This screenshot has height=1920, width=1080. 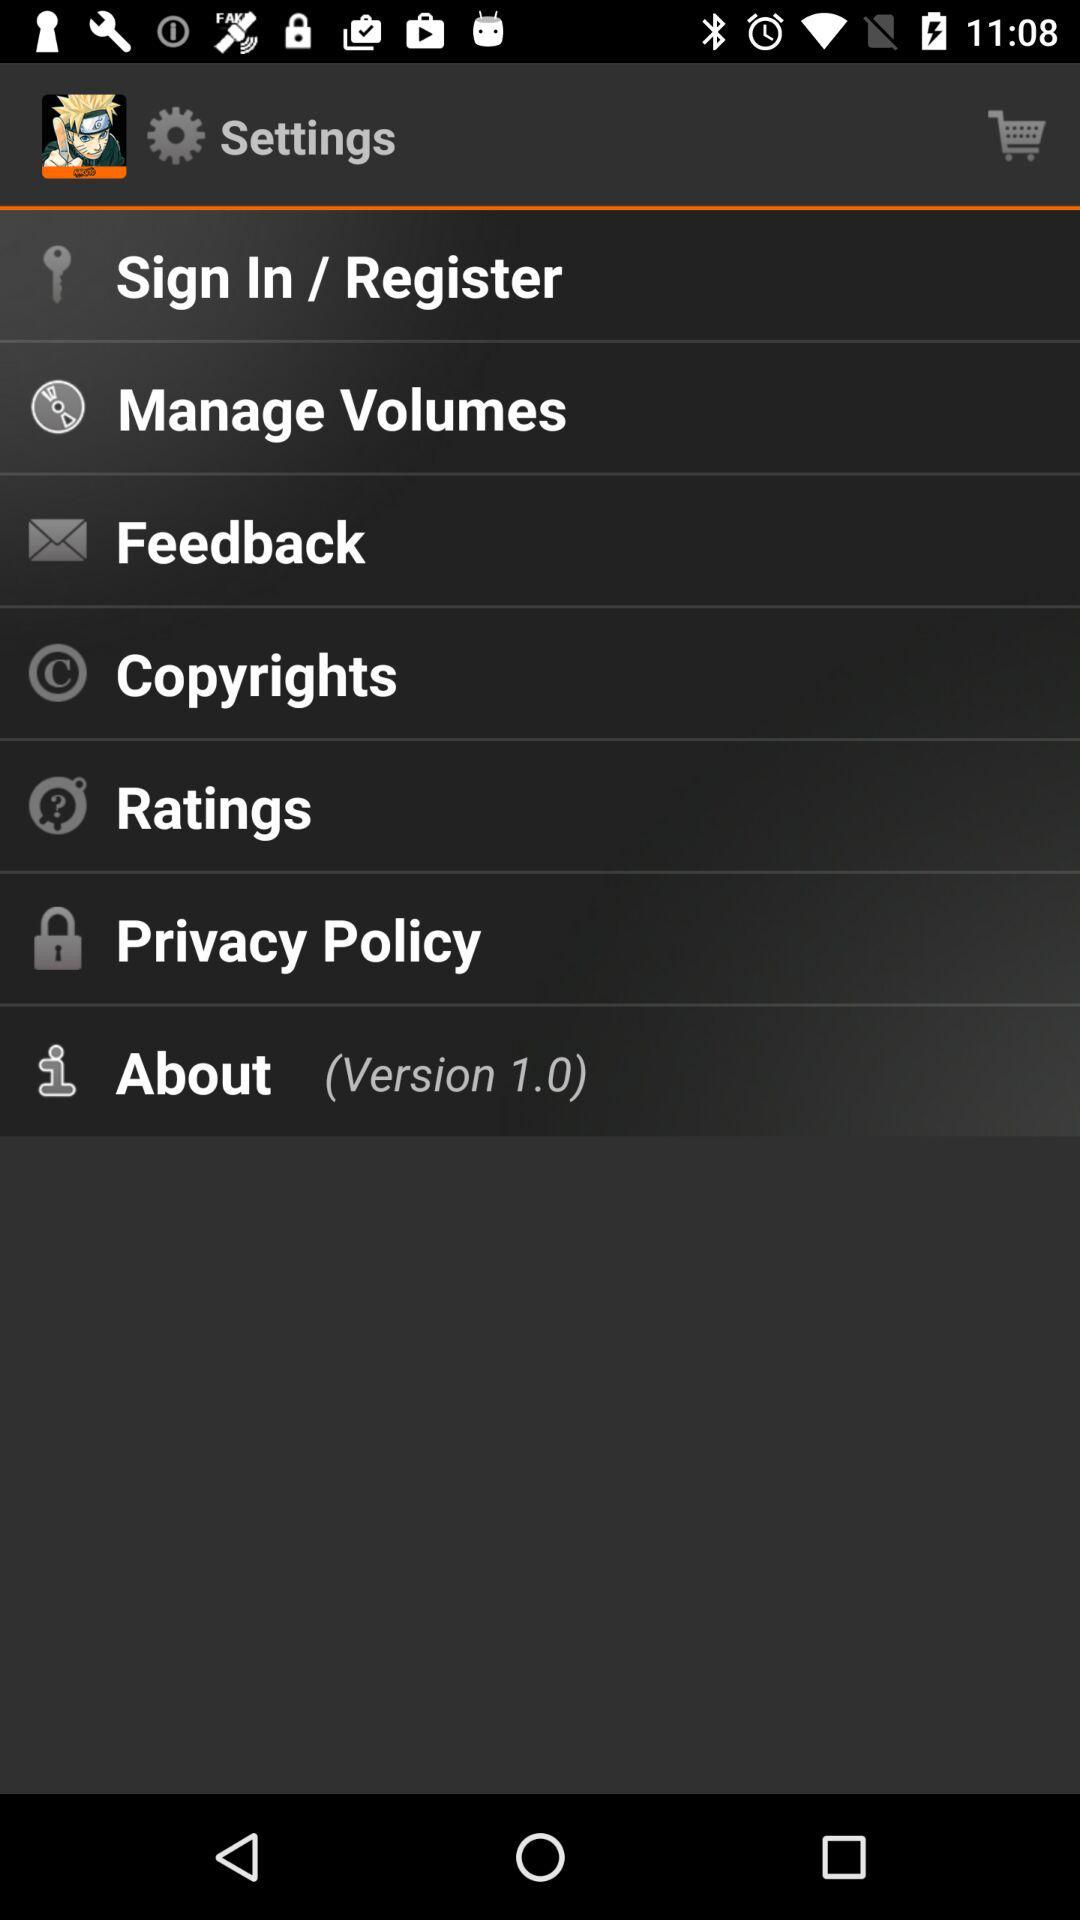 I want to click on the (version 1.0)  item, so click(x=434, y=1070).